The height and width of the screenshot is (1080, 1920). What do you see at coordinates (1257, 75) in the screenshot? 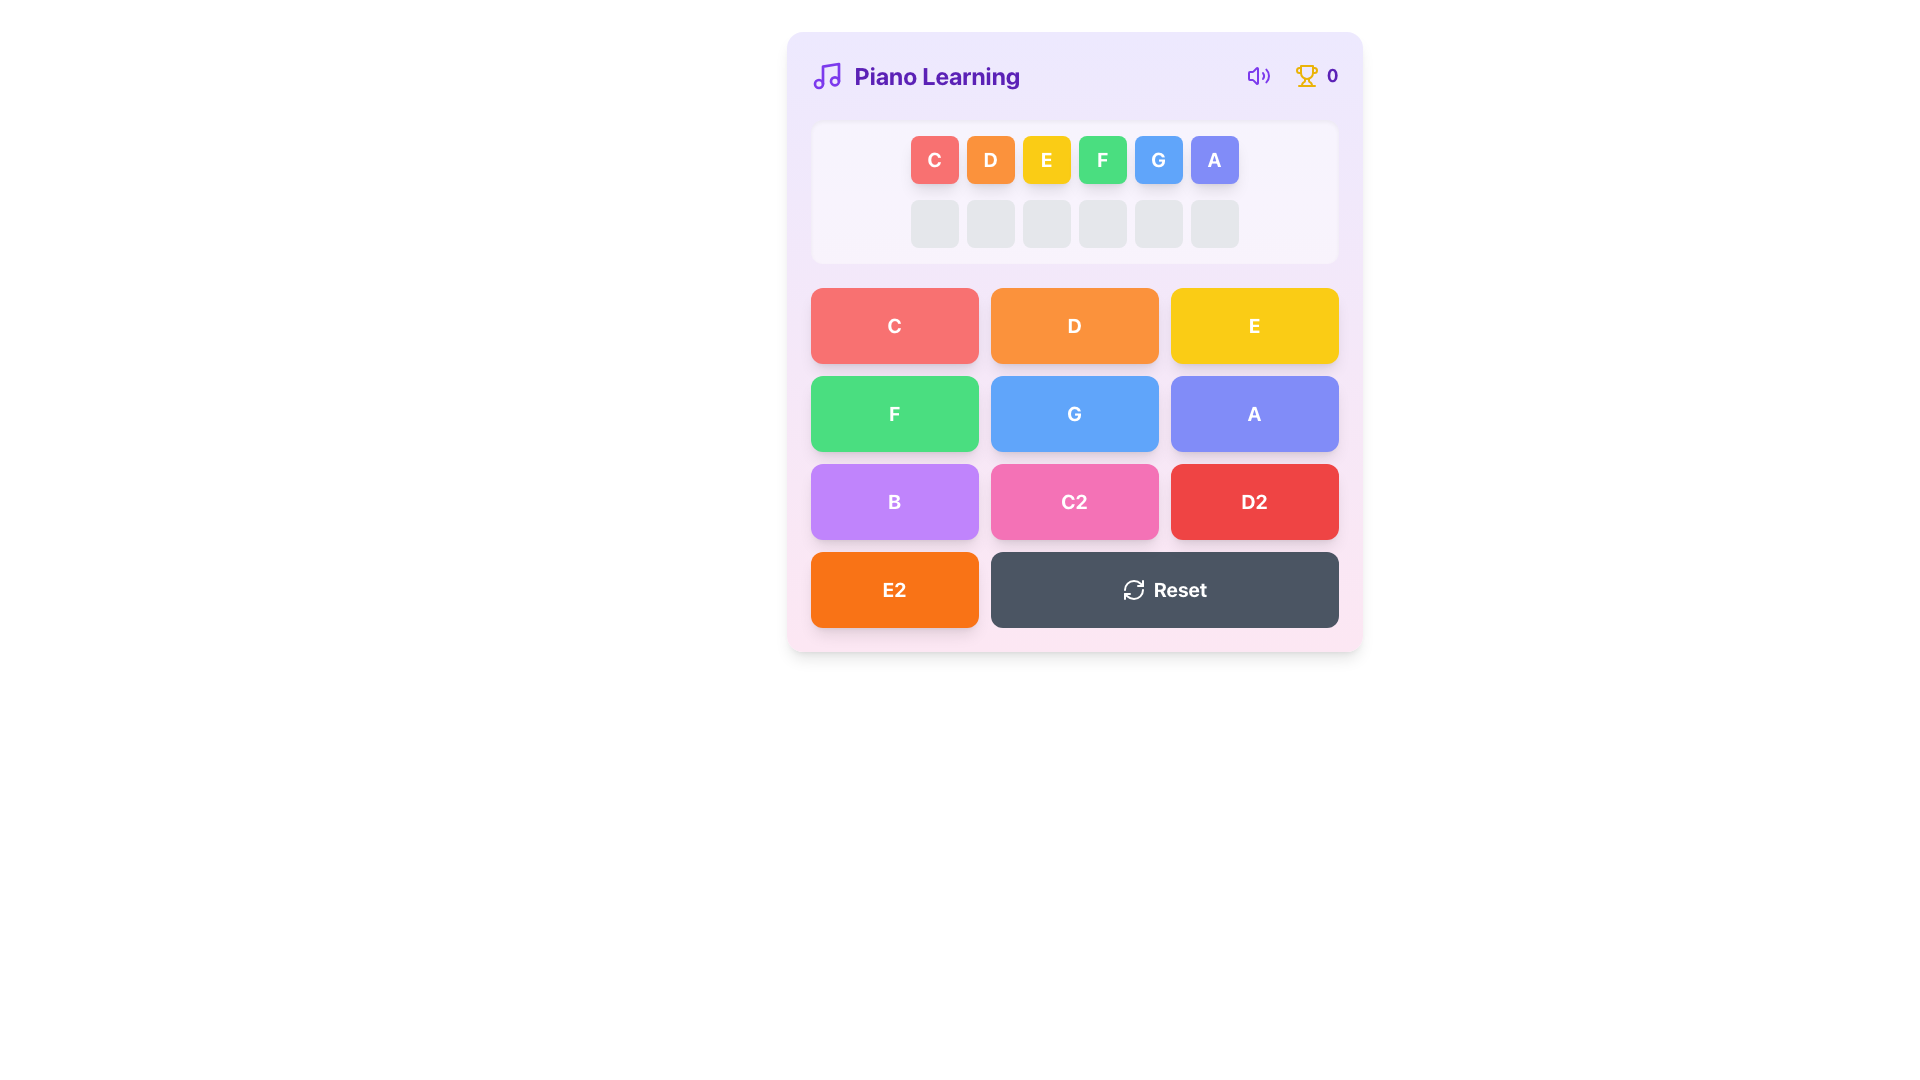
I see `the vibrant violet speaker icon with sound waves` at bounding box center [1257, 75].